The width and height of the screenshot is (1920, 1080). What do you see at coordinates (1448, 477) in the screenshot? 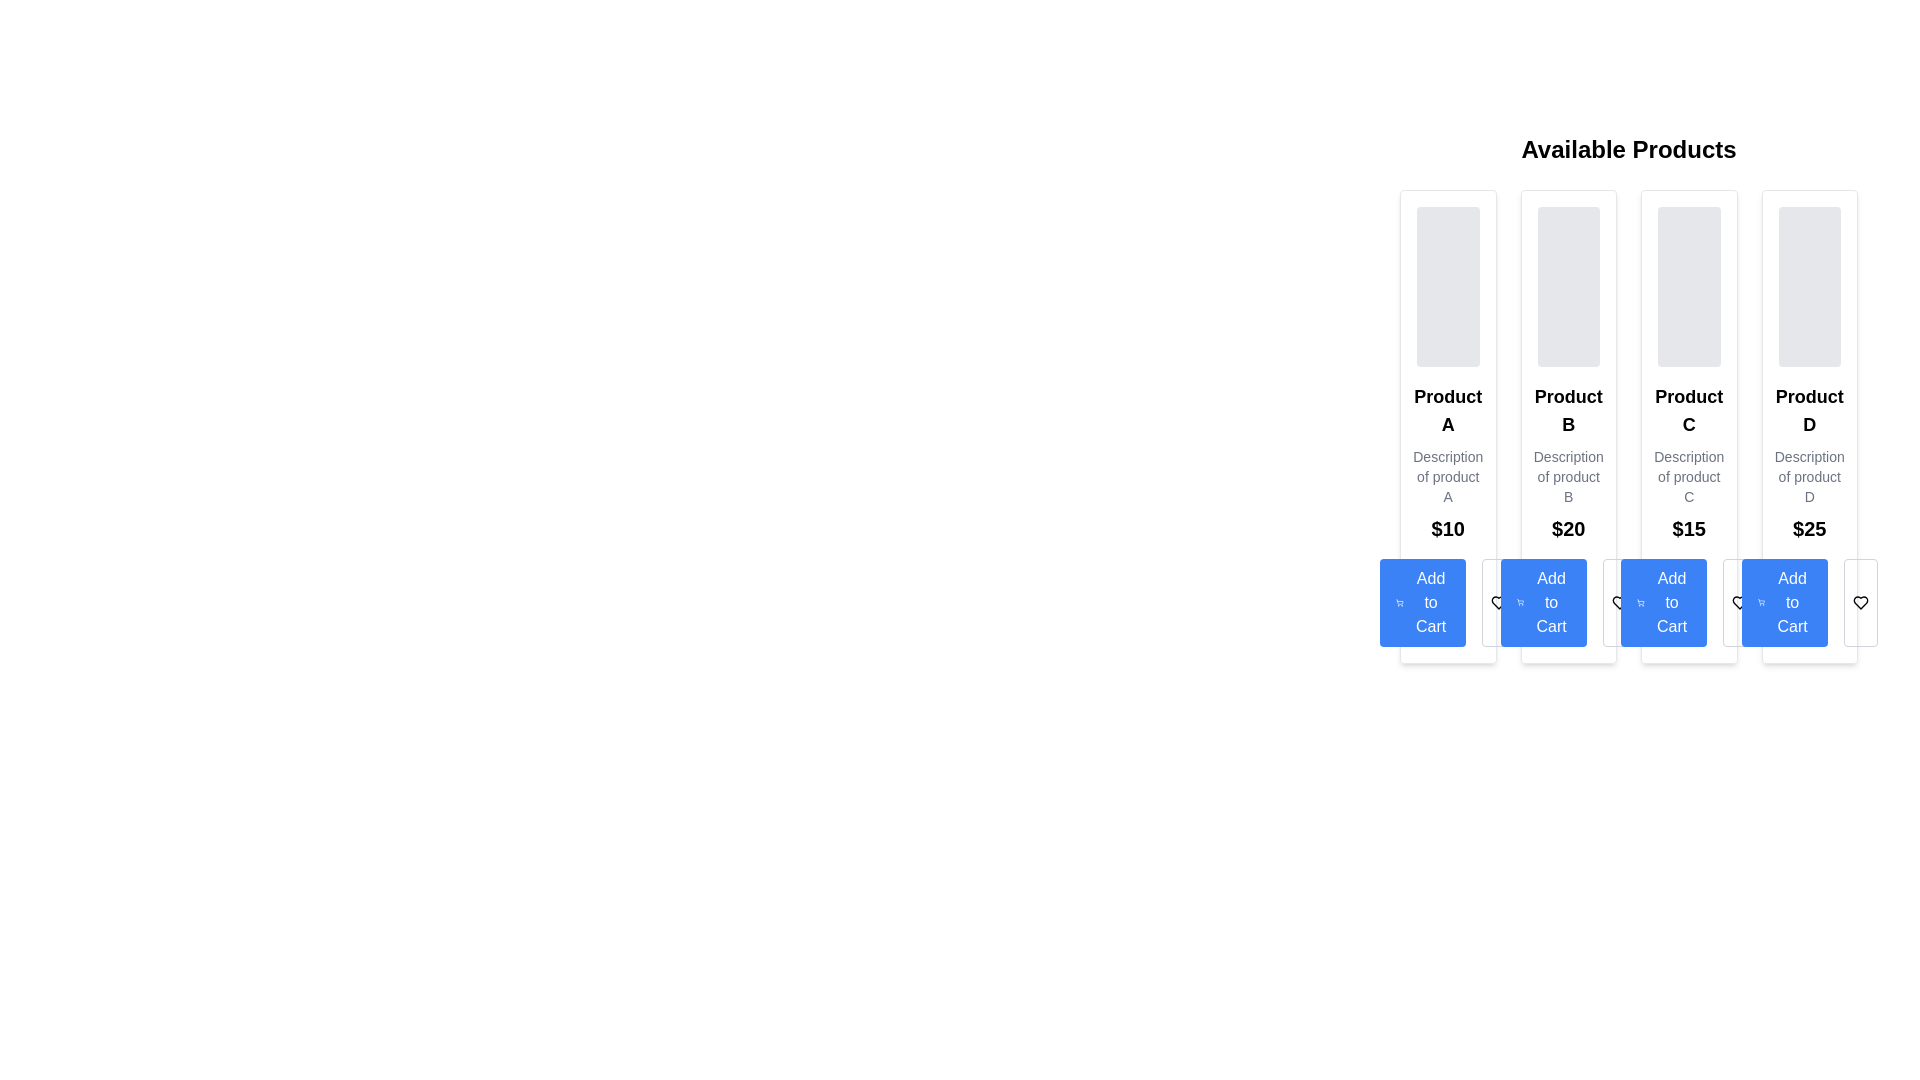
I see `the text element providing a brief description about 'Product A', located below the header and above the price '$10' in the product card layout` at bounding box center [1448, 477].